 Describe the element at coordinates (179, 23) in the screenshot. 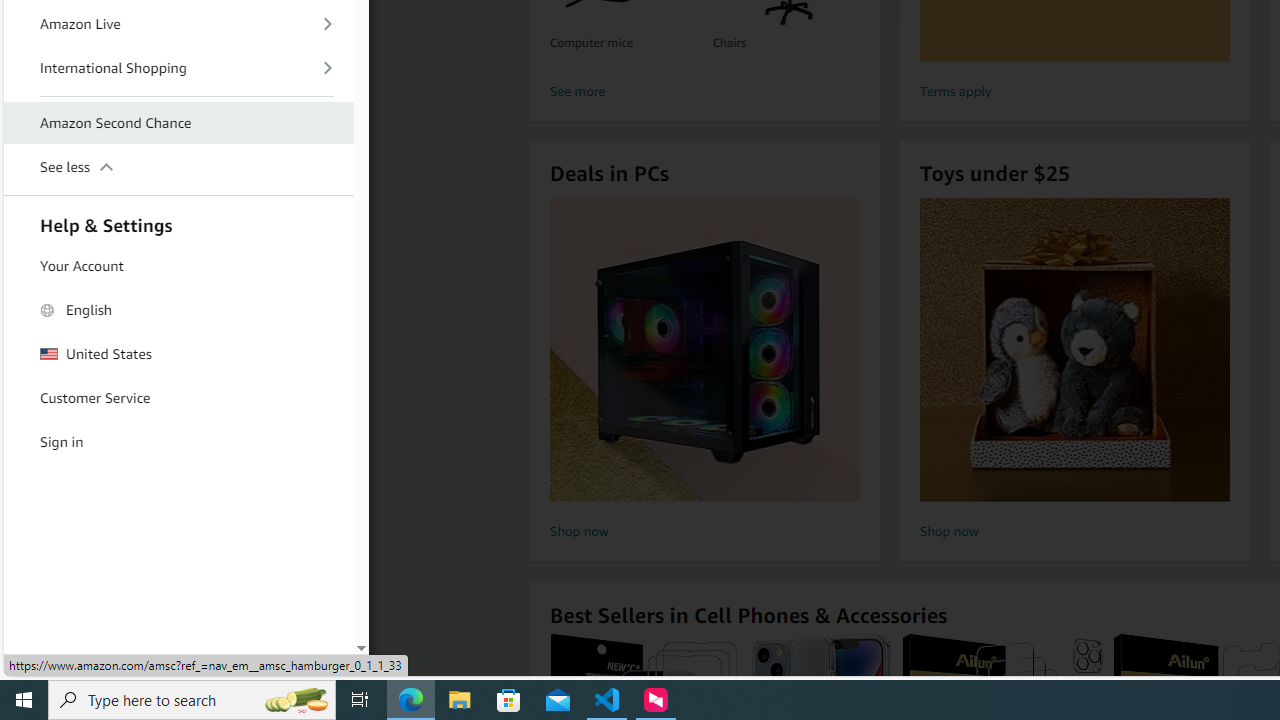

I see `'Amazon Live'` at that location.